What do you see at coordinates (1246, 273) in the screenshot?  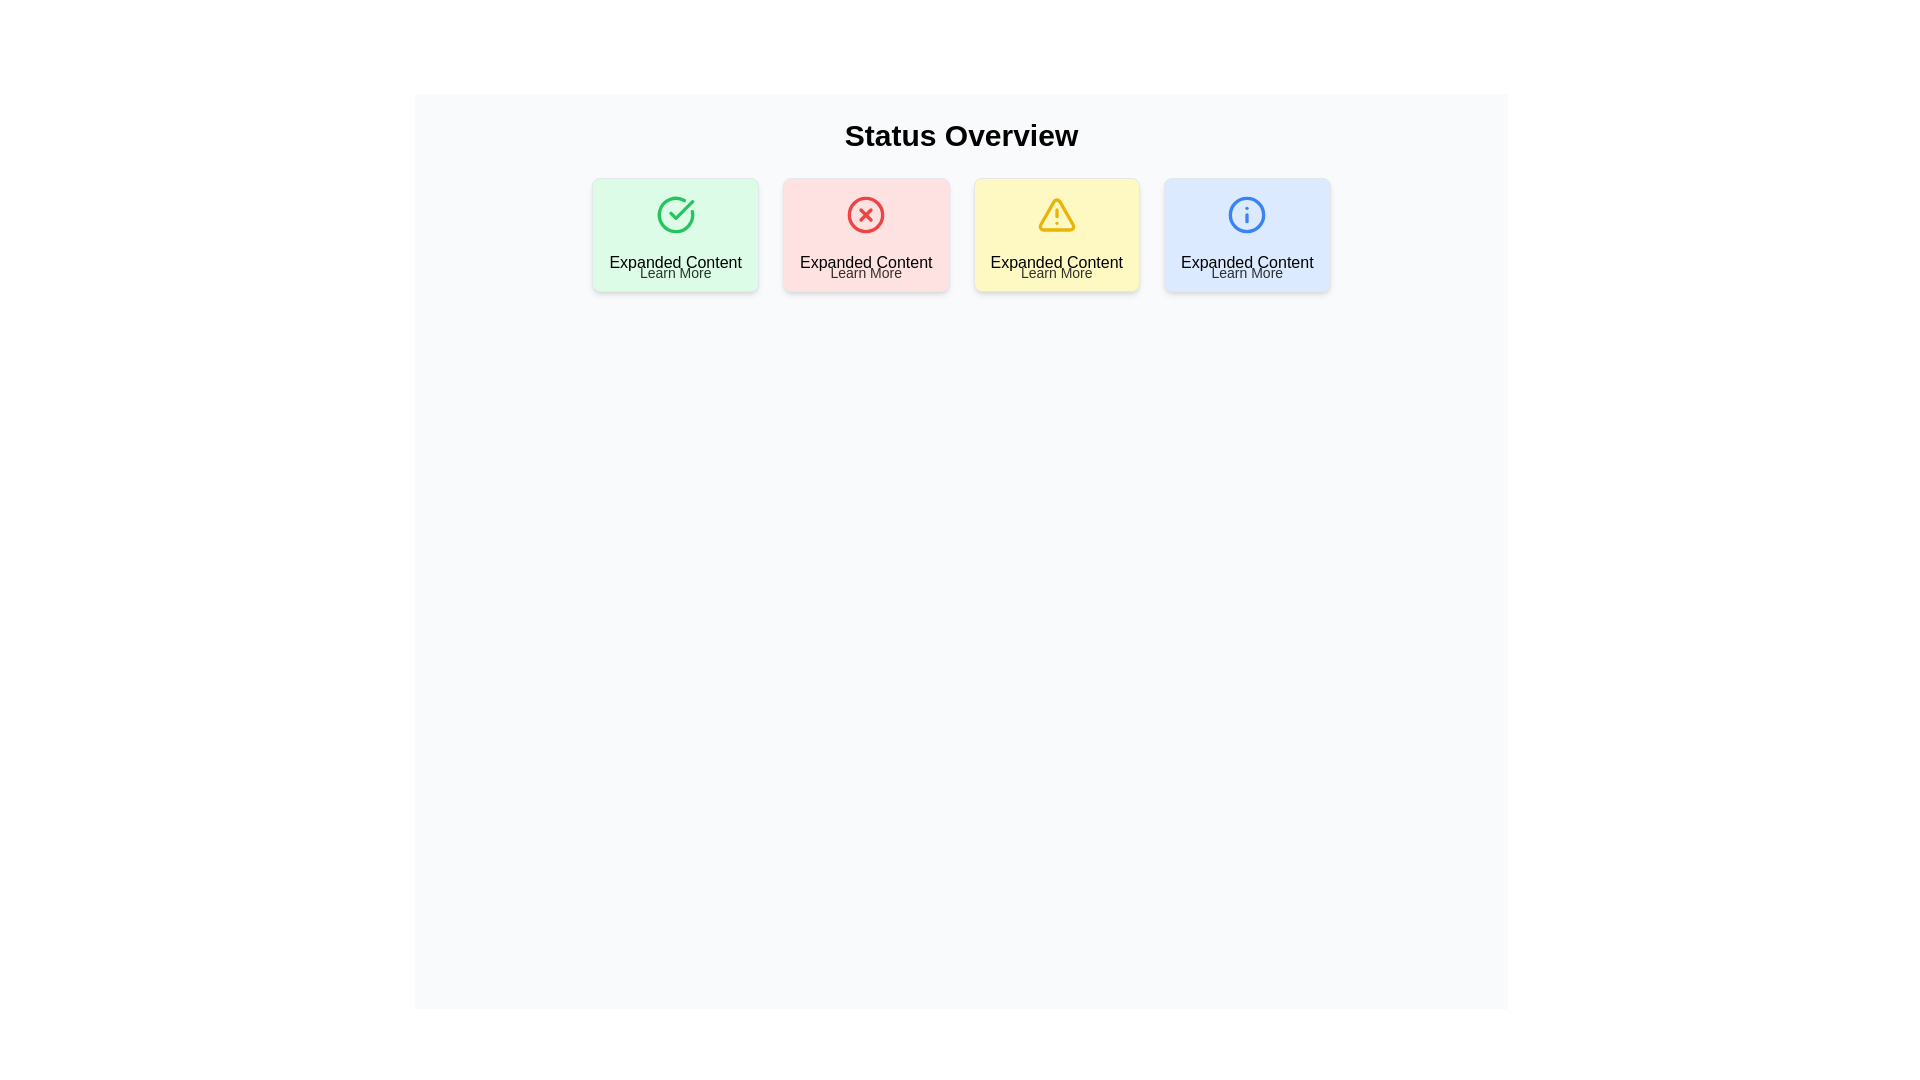 I see `the hyperlink located at the bottom center of the fourth card from the left` at bounding box center [1246, 273].